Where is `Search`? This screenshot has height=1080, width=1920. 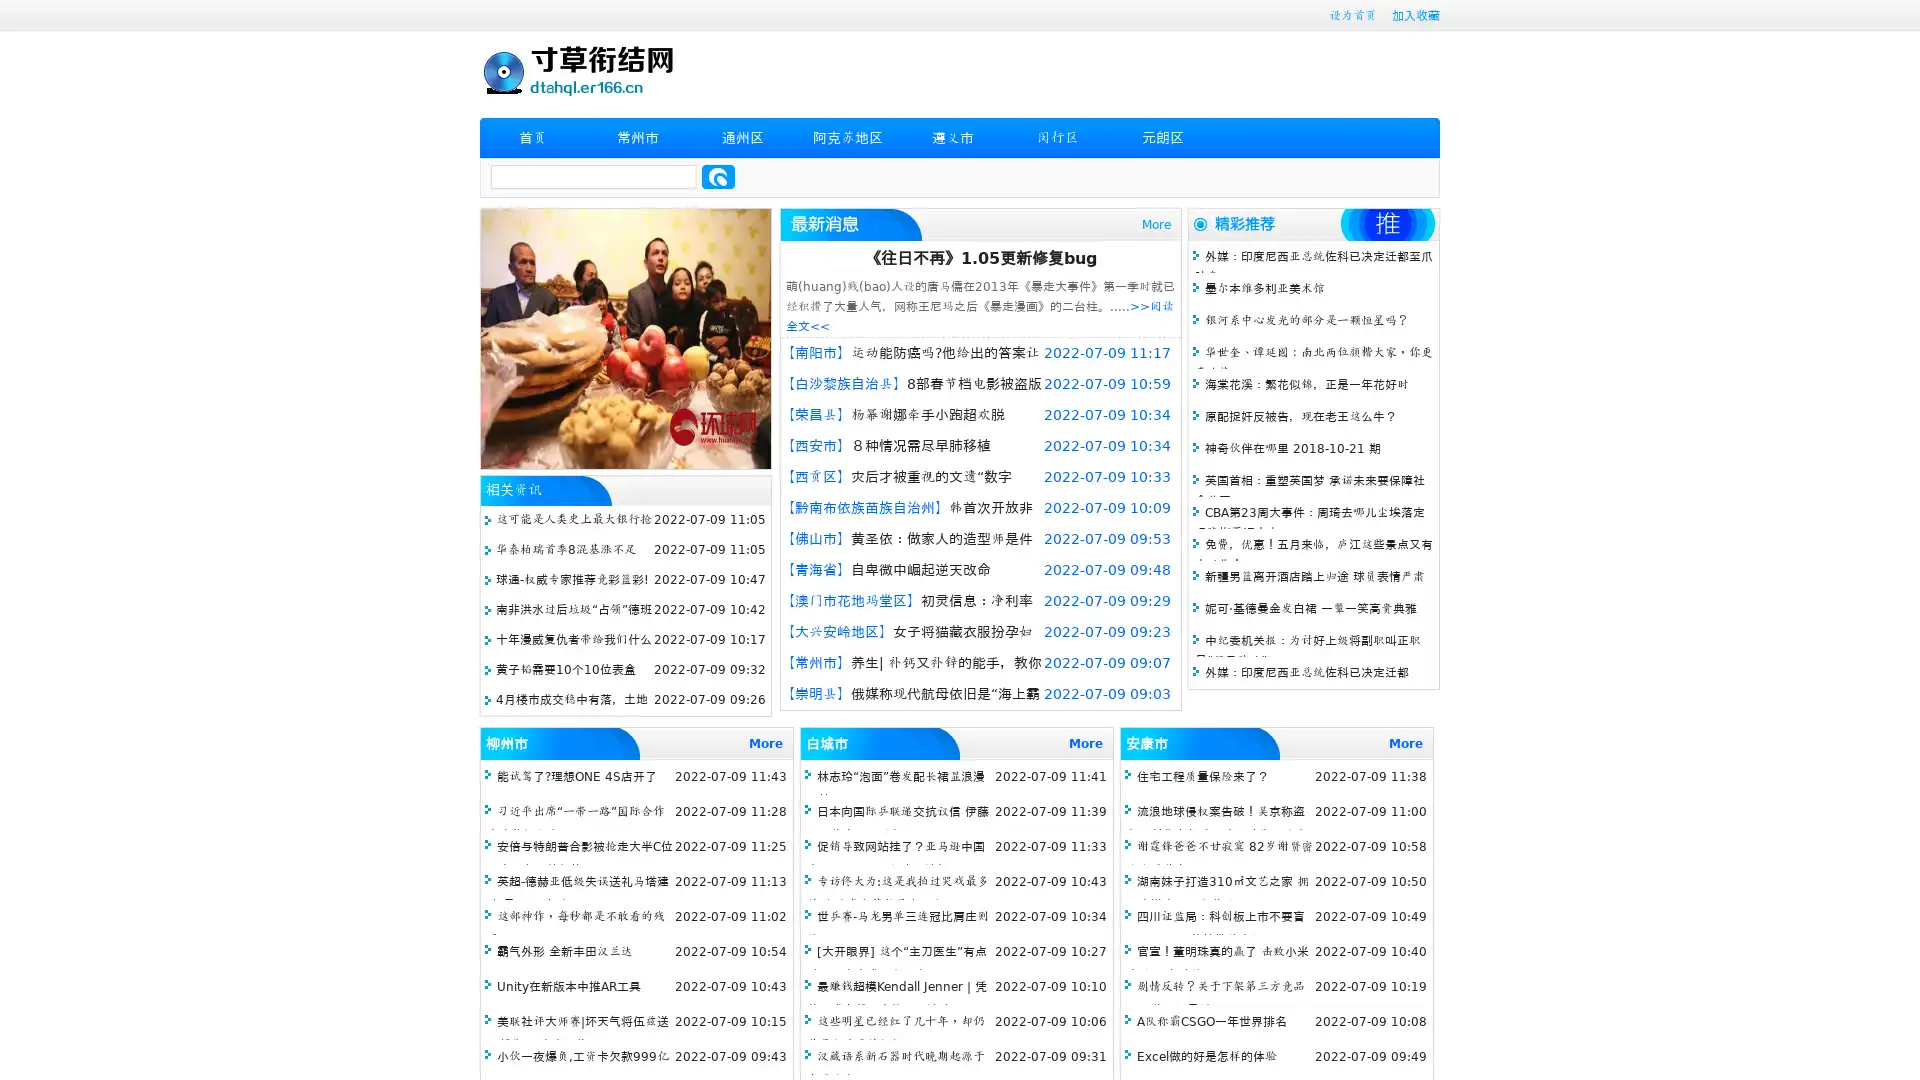
Search is located at coordinates (718, 176).